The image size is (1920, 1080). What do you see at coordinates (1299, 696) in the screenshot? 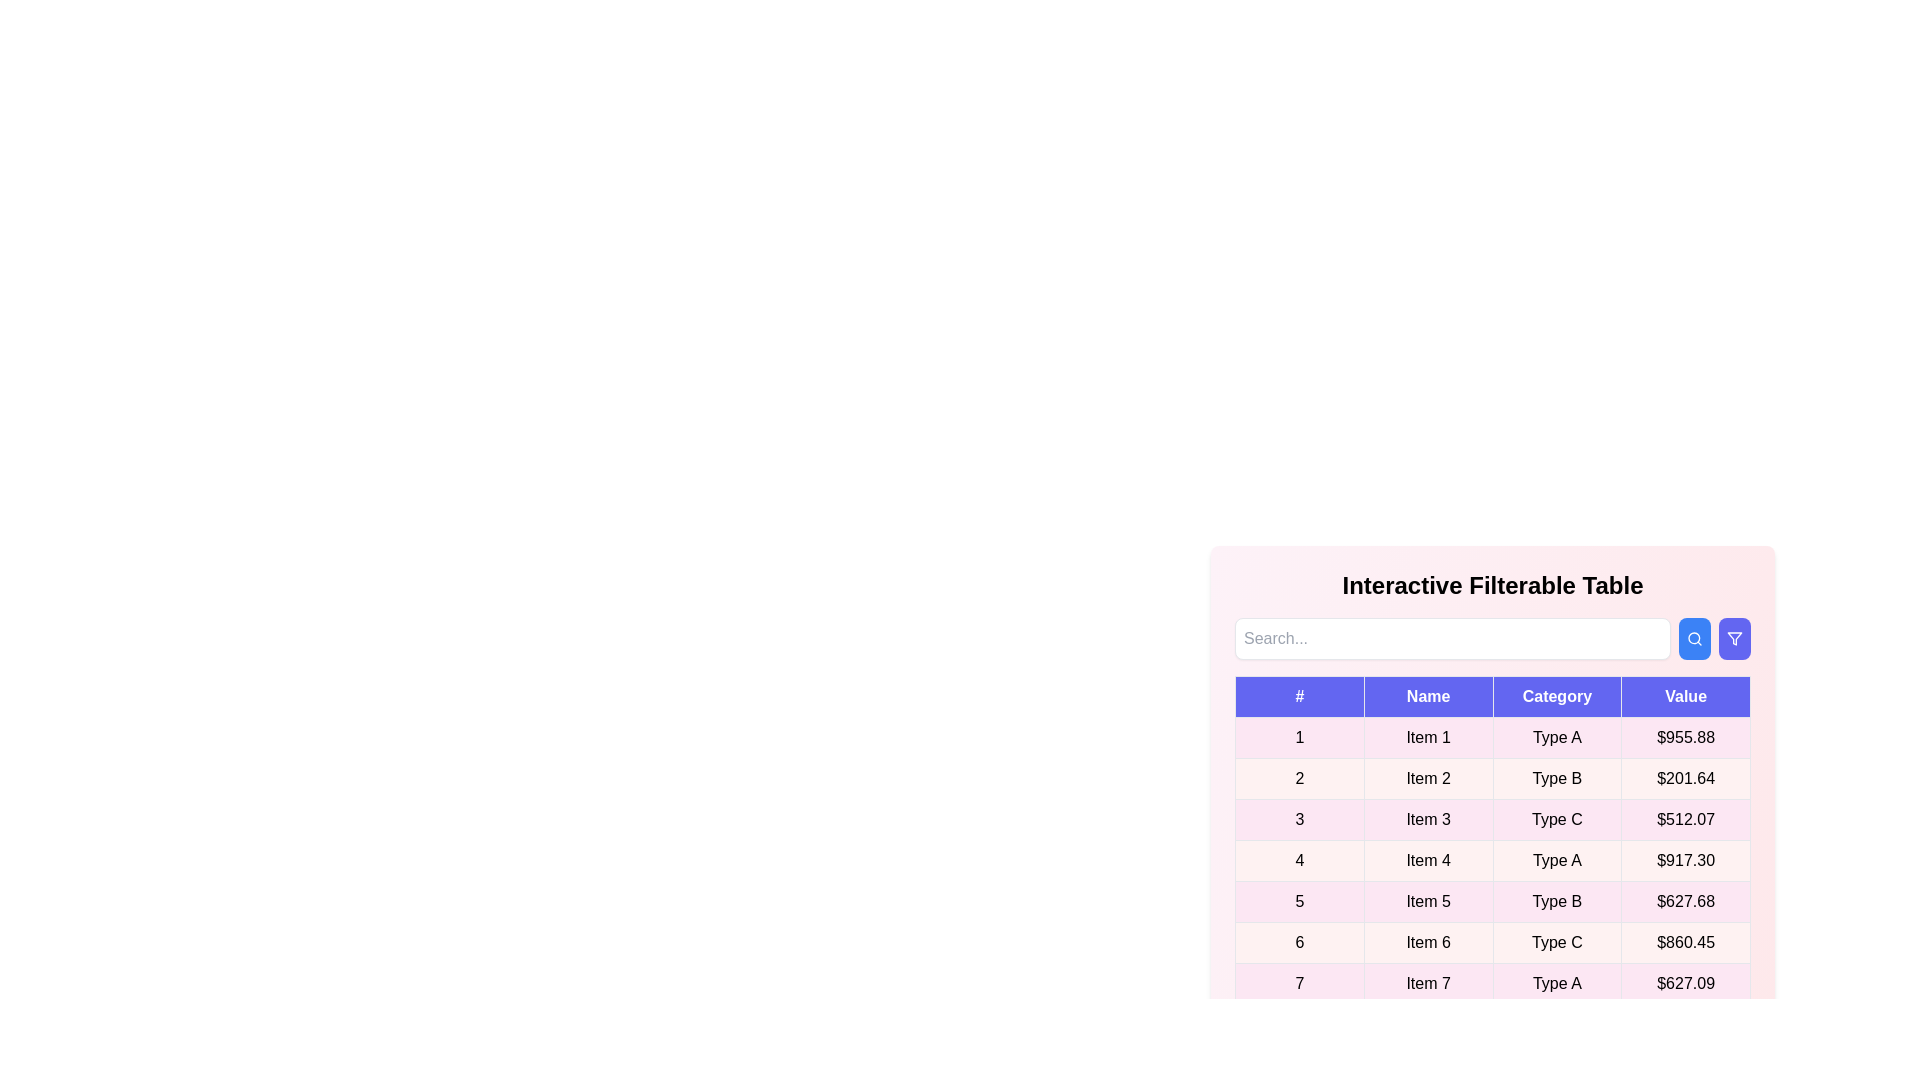
I see `the header of the column to sort it by #` at bounding box center [1299, 696].